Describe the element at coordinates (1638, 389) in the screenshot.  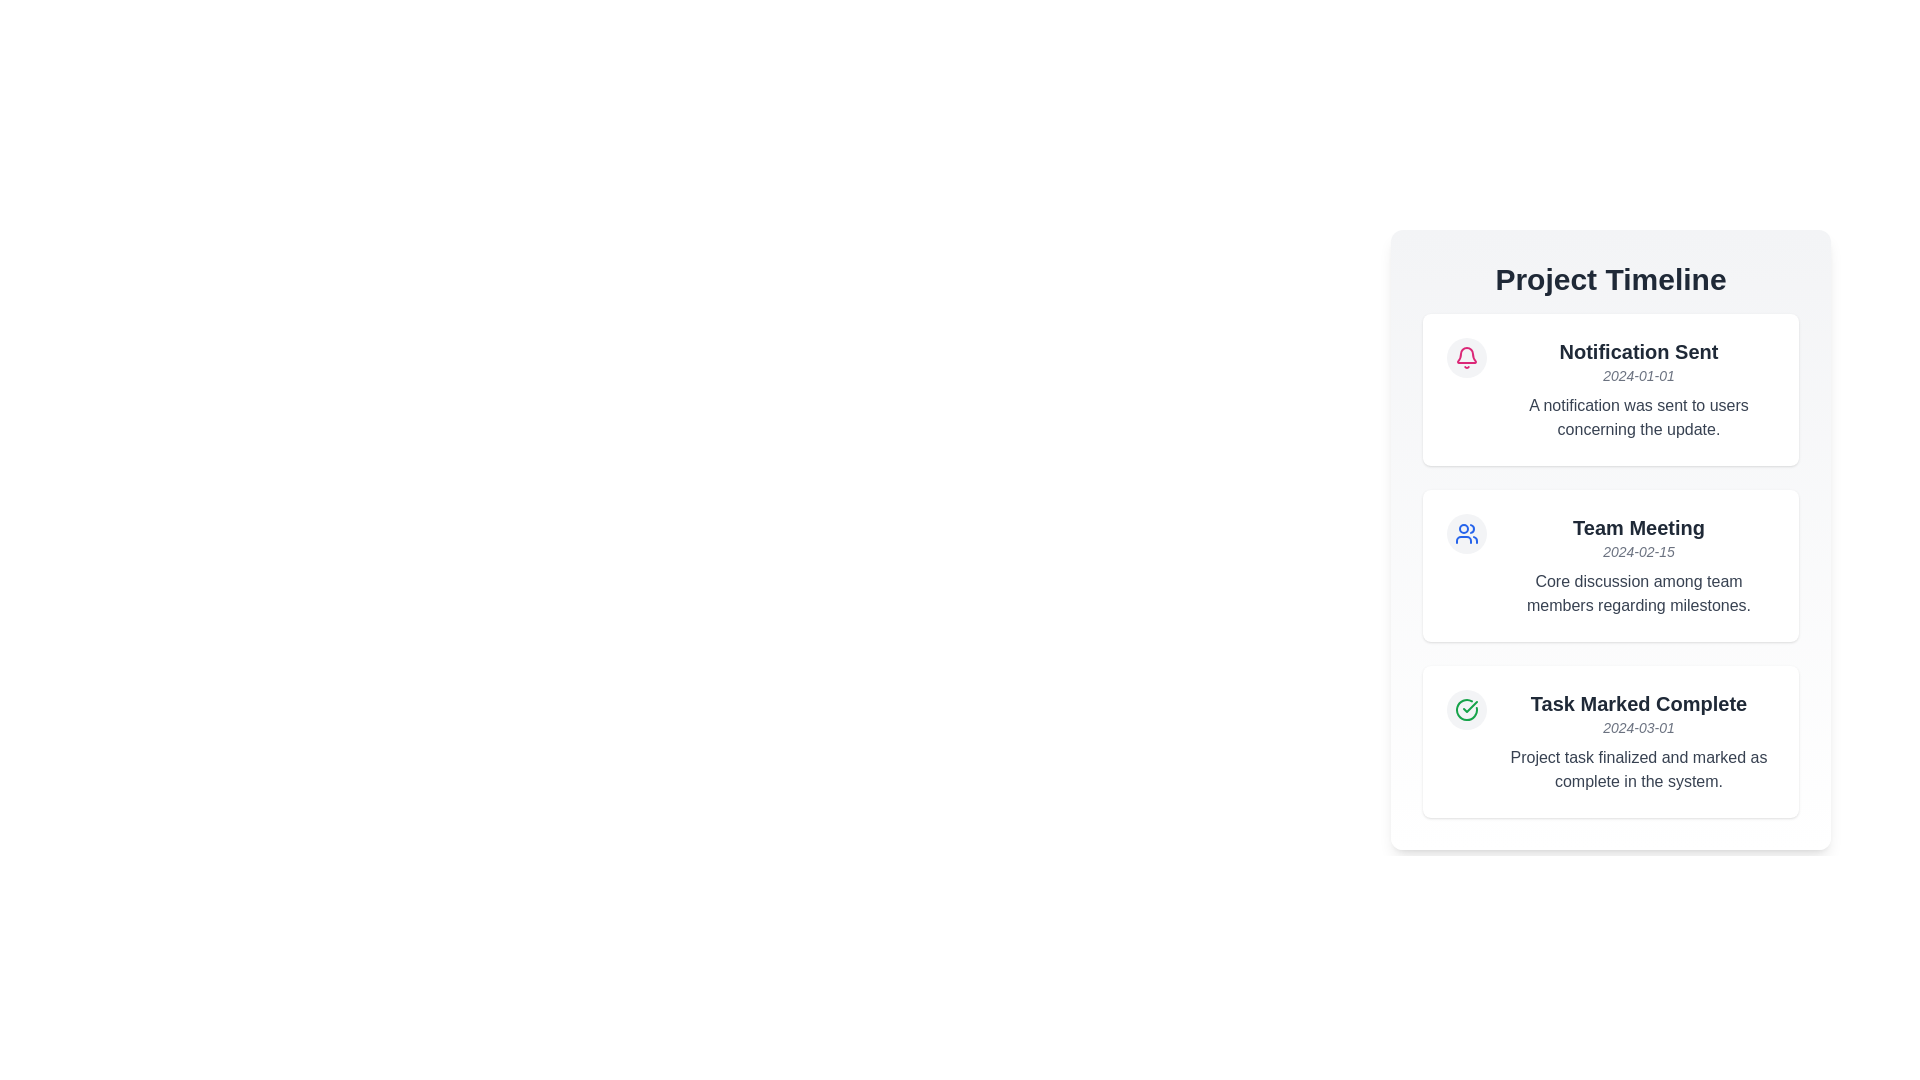
I see `content displayed in the first item of the vertically arranged notification list, which is located below the 'Project Timeline' title` at that location.